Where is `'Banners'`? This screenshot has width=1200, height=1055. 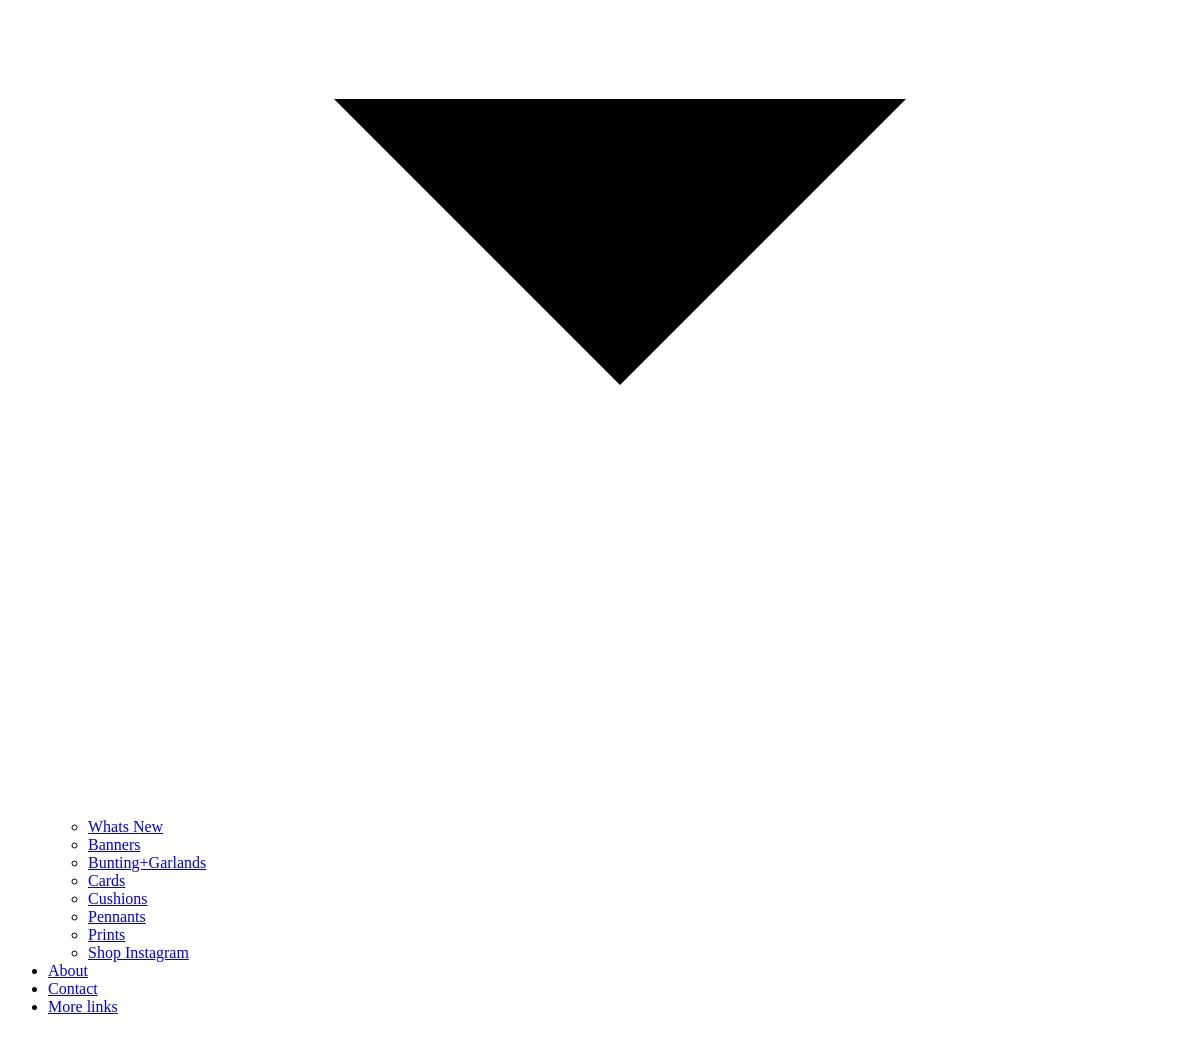 'Banners' is located at coordinates (114, 844).